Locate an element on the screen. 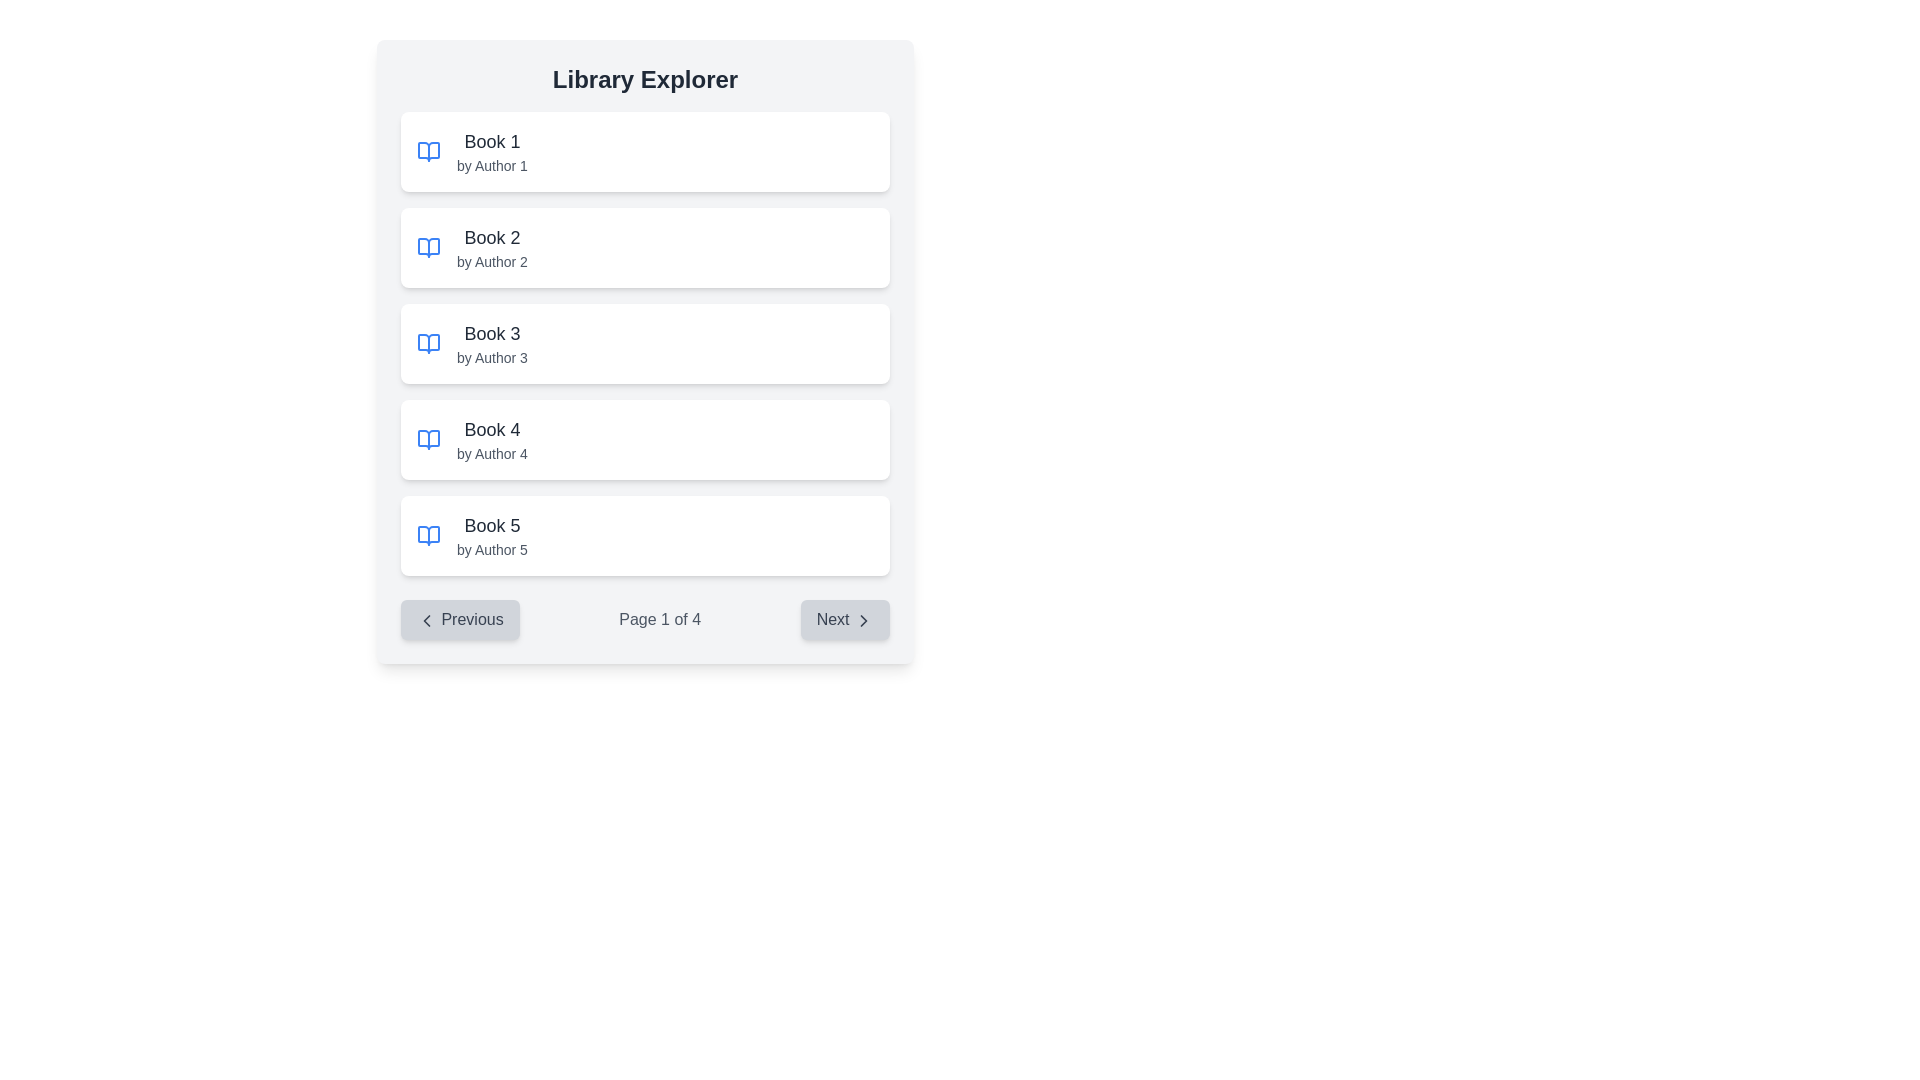 Image resolution: width=1920 pixels, height=1080 pixels. the previous page button located in the bottom-left section of the pagination control area, which is positioned to the left of the 'Page 1 of 4' text is located at coordinates (459, 619).